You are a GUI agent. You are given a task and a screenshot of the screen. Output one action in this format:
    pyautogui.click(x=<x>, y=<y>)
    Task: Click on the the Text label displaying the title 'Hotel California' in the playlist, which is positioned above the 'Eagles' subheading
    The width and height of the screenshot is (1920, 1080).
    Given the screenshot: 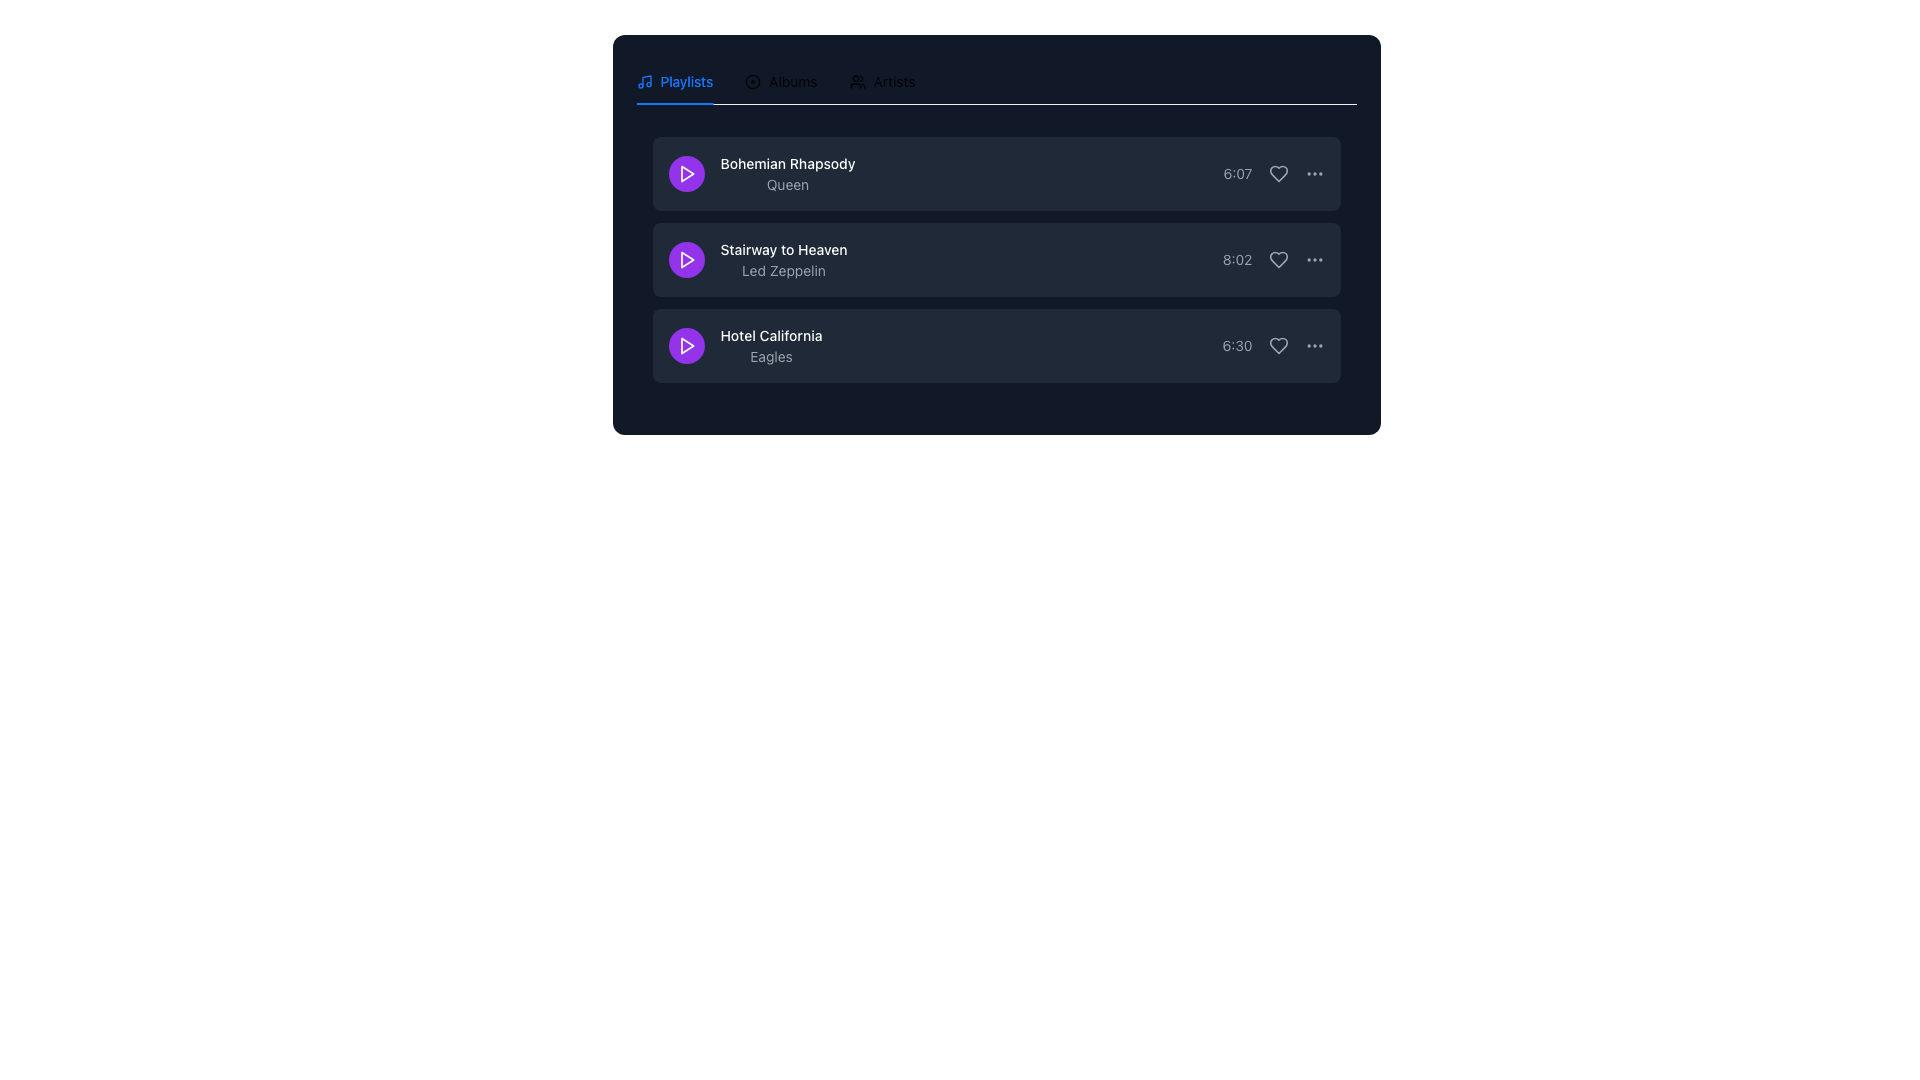 What is the action you would take?
    pyautogui.click(x=770, y=334)
    